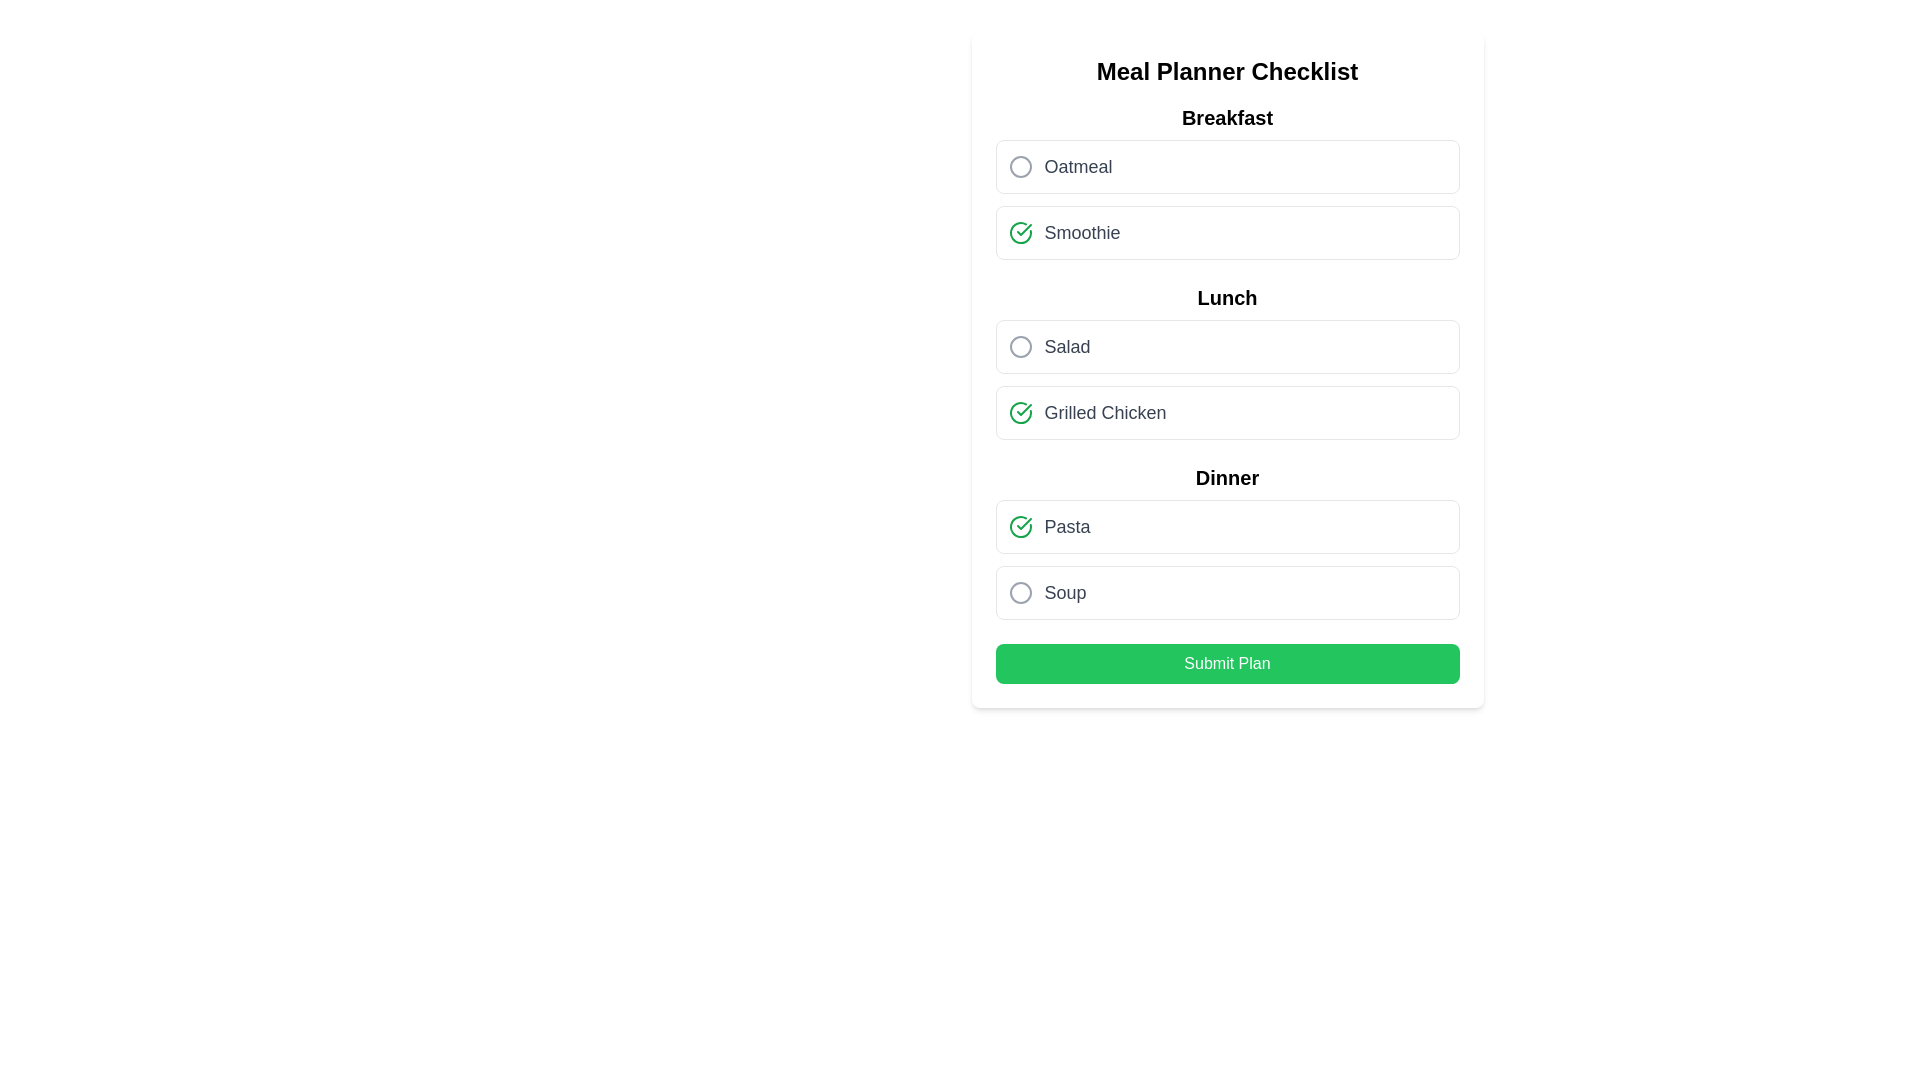 This screenshot has height=1080, width=1920. I want to click on text label that describes the 'Salad' meal option, which is located in the checklist under the 'Lunch' section, so click(1066, 346).